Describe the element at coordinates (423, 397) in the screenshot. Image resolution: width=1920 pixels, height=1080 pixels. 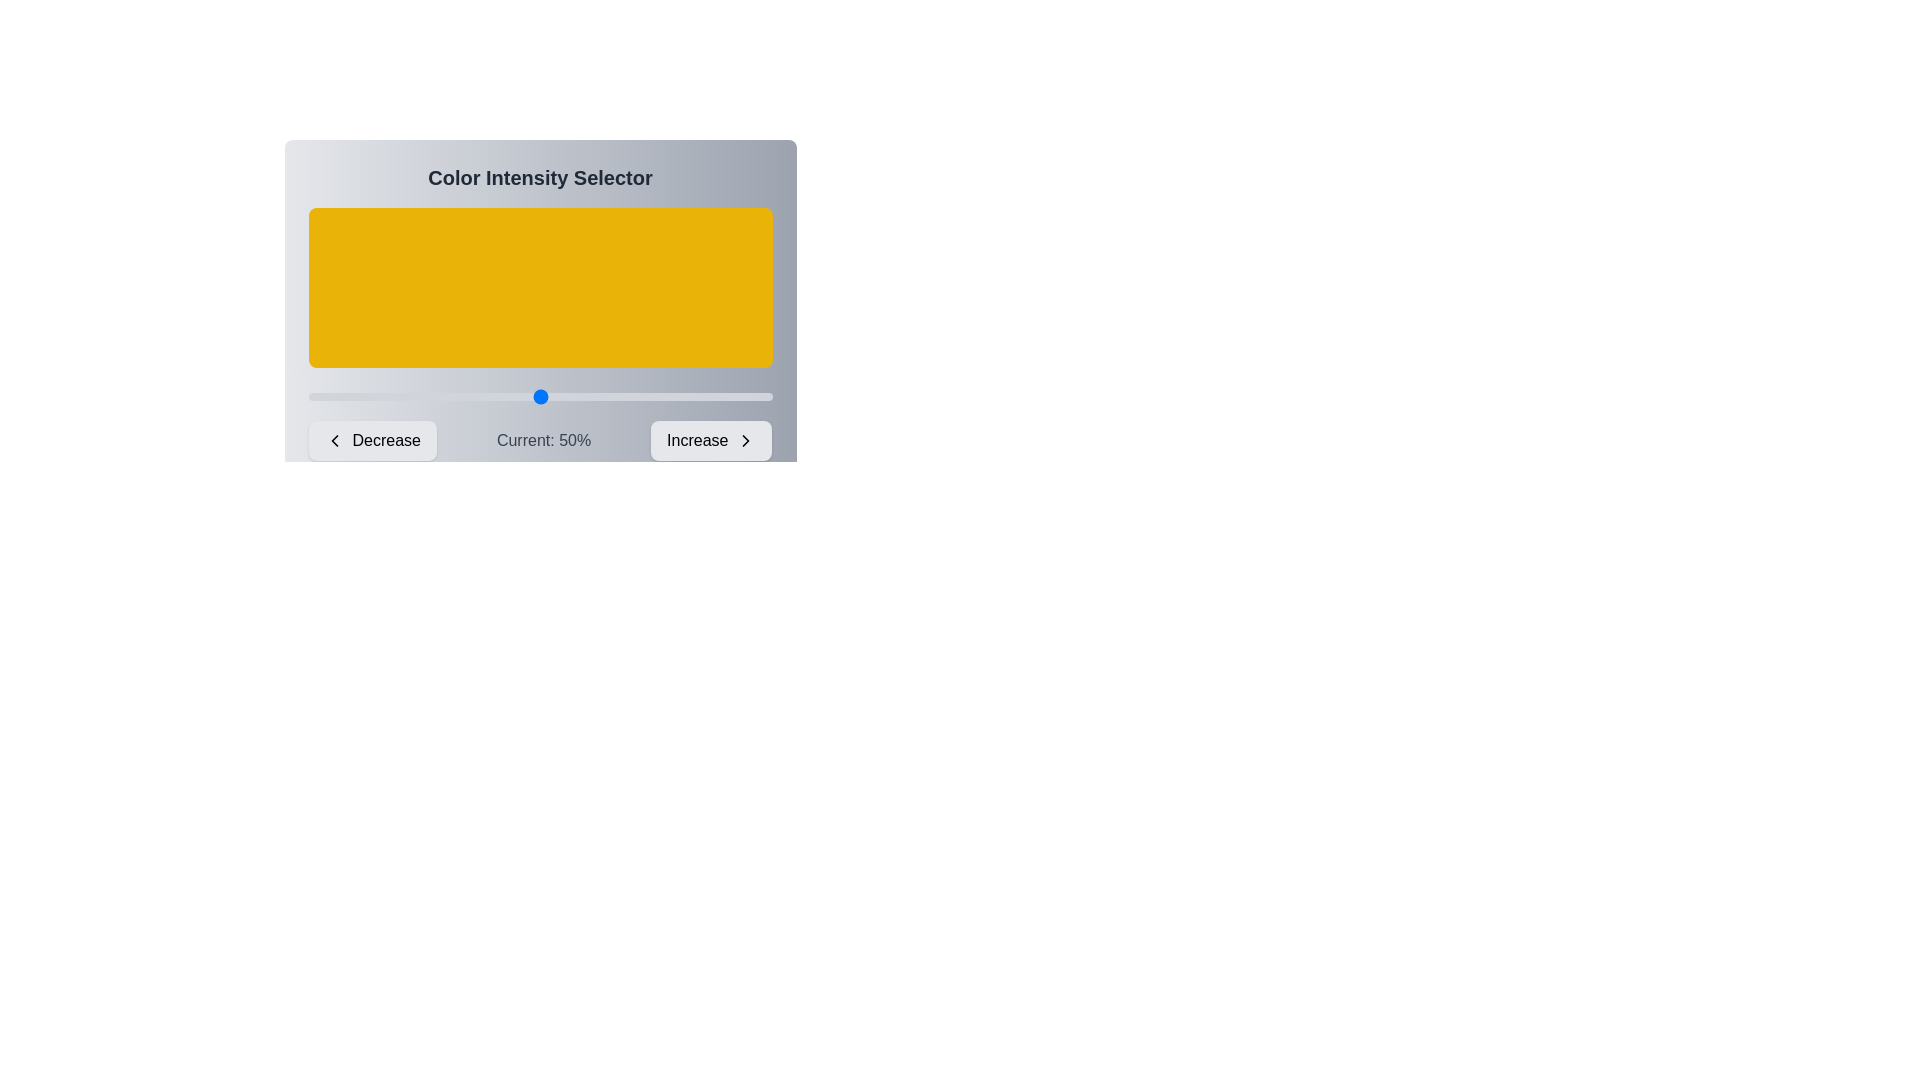
I see `color intensity` at that location.